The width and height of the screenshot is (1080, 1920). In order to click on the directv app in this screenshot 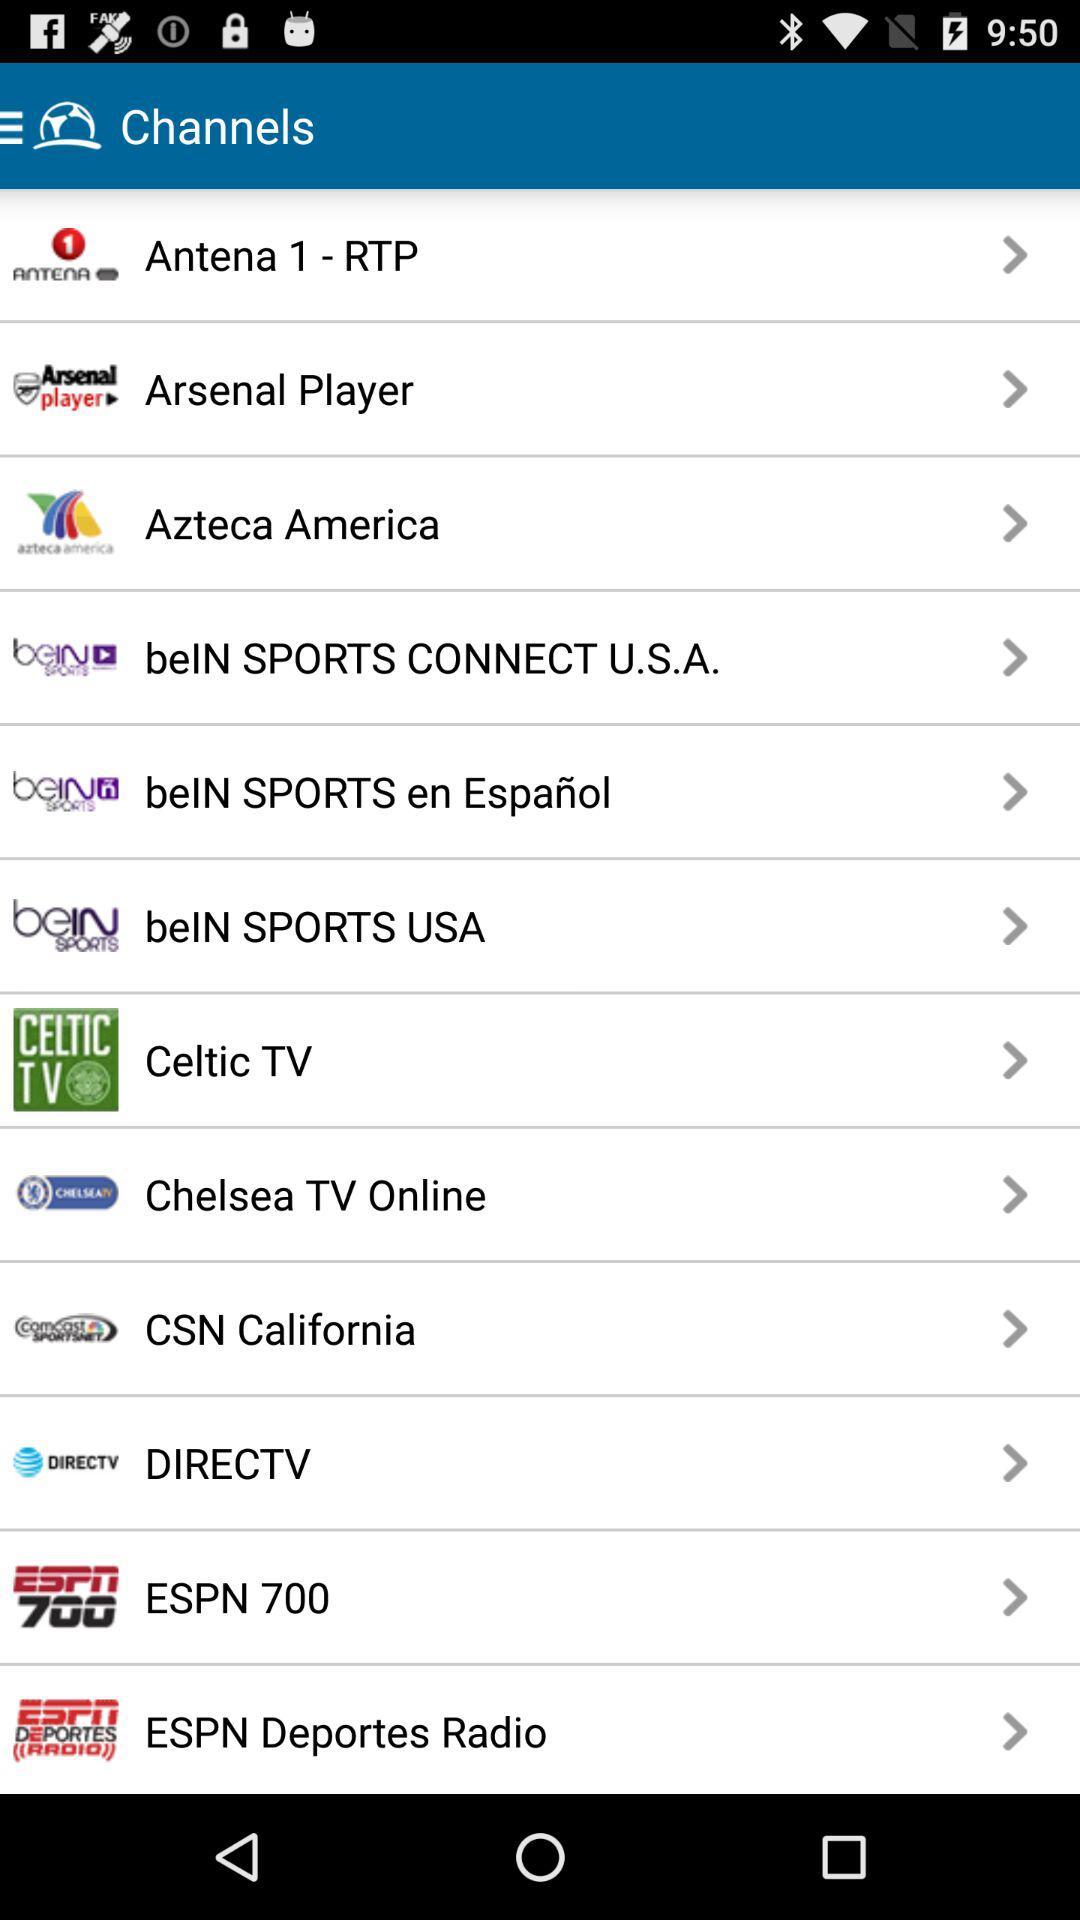, I will do `click(468, 1462)`.